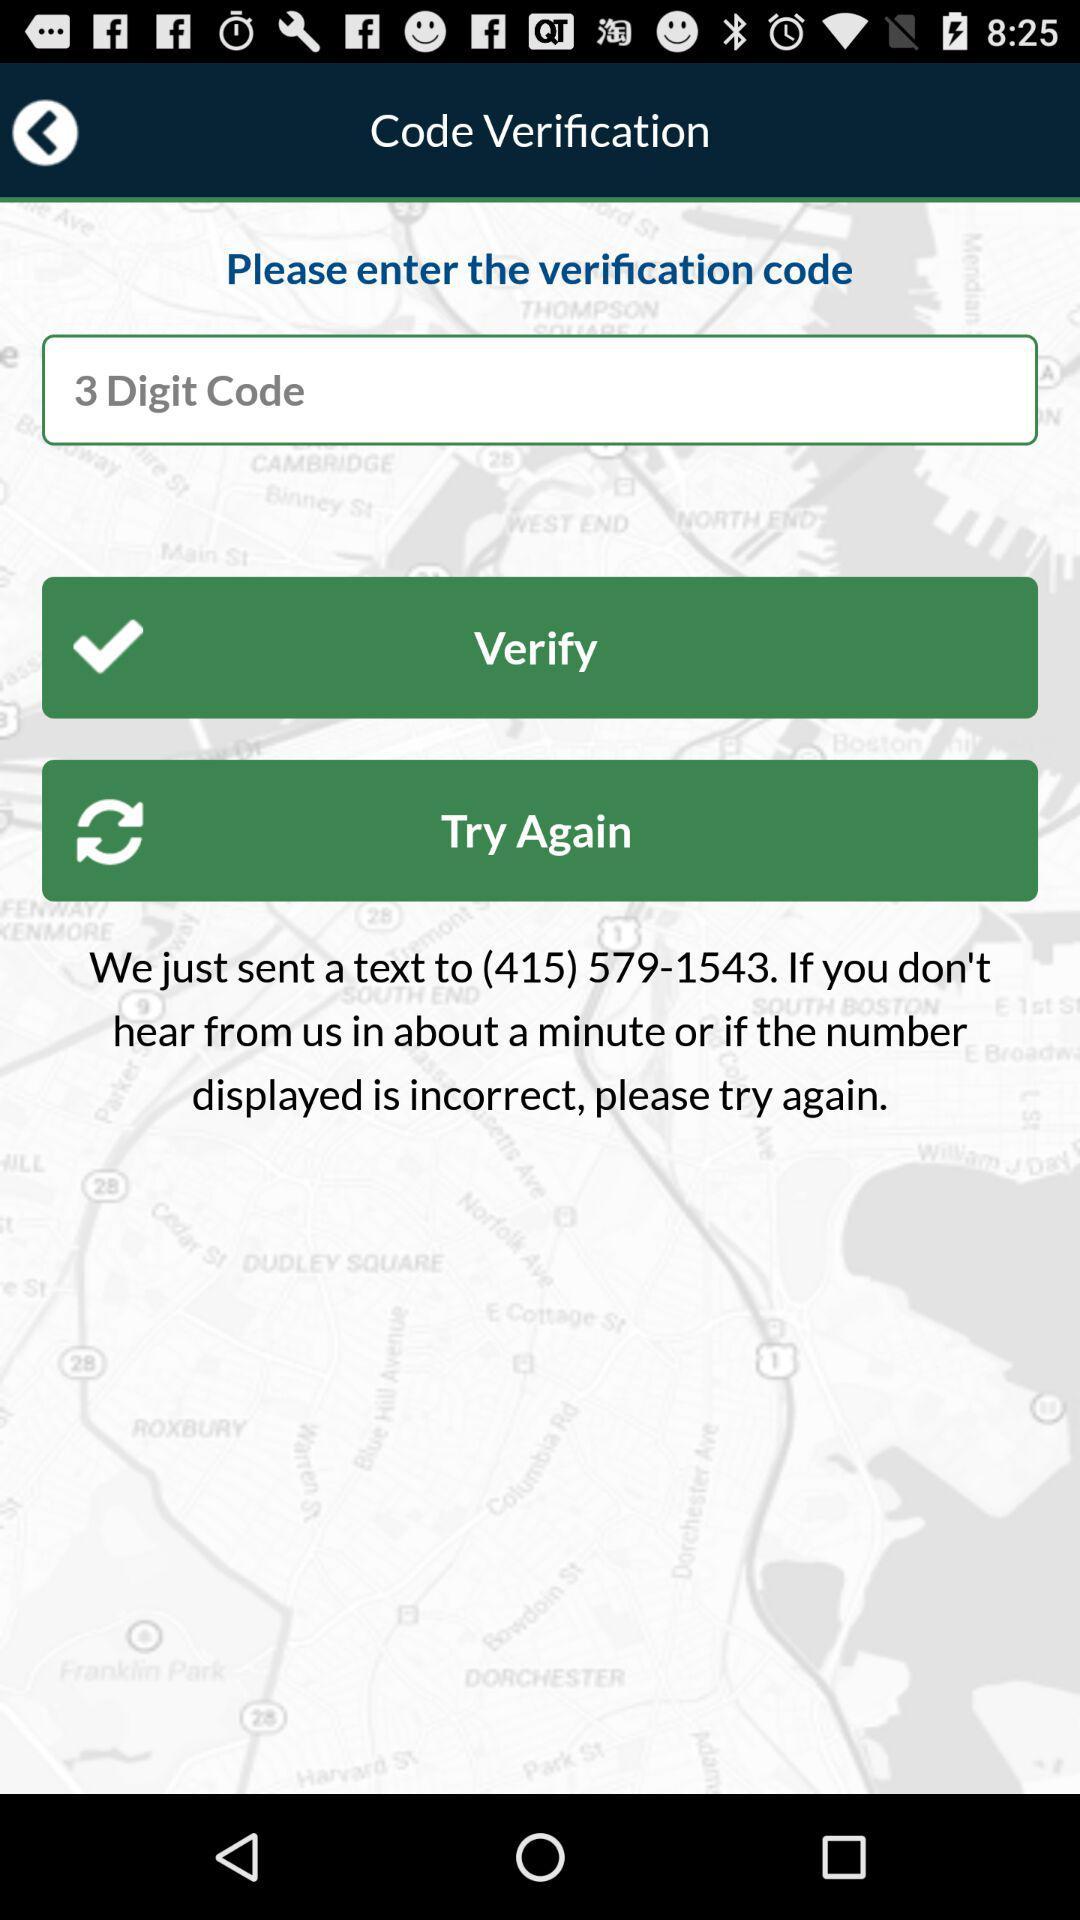  What do you see at coordinates (540, 389) in the screenshot?
I see `3 digit verification code` at bounding box center [540, 389].